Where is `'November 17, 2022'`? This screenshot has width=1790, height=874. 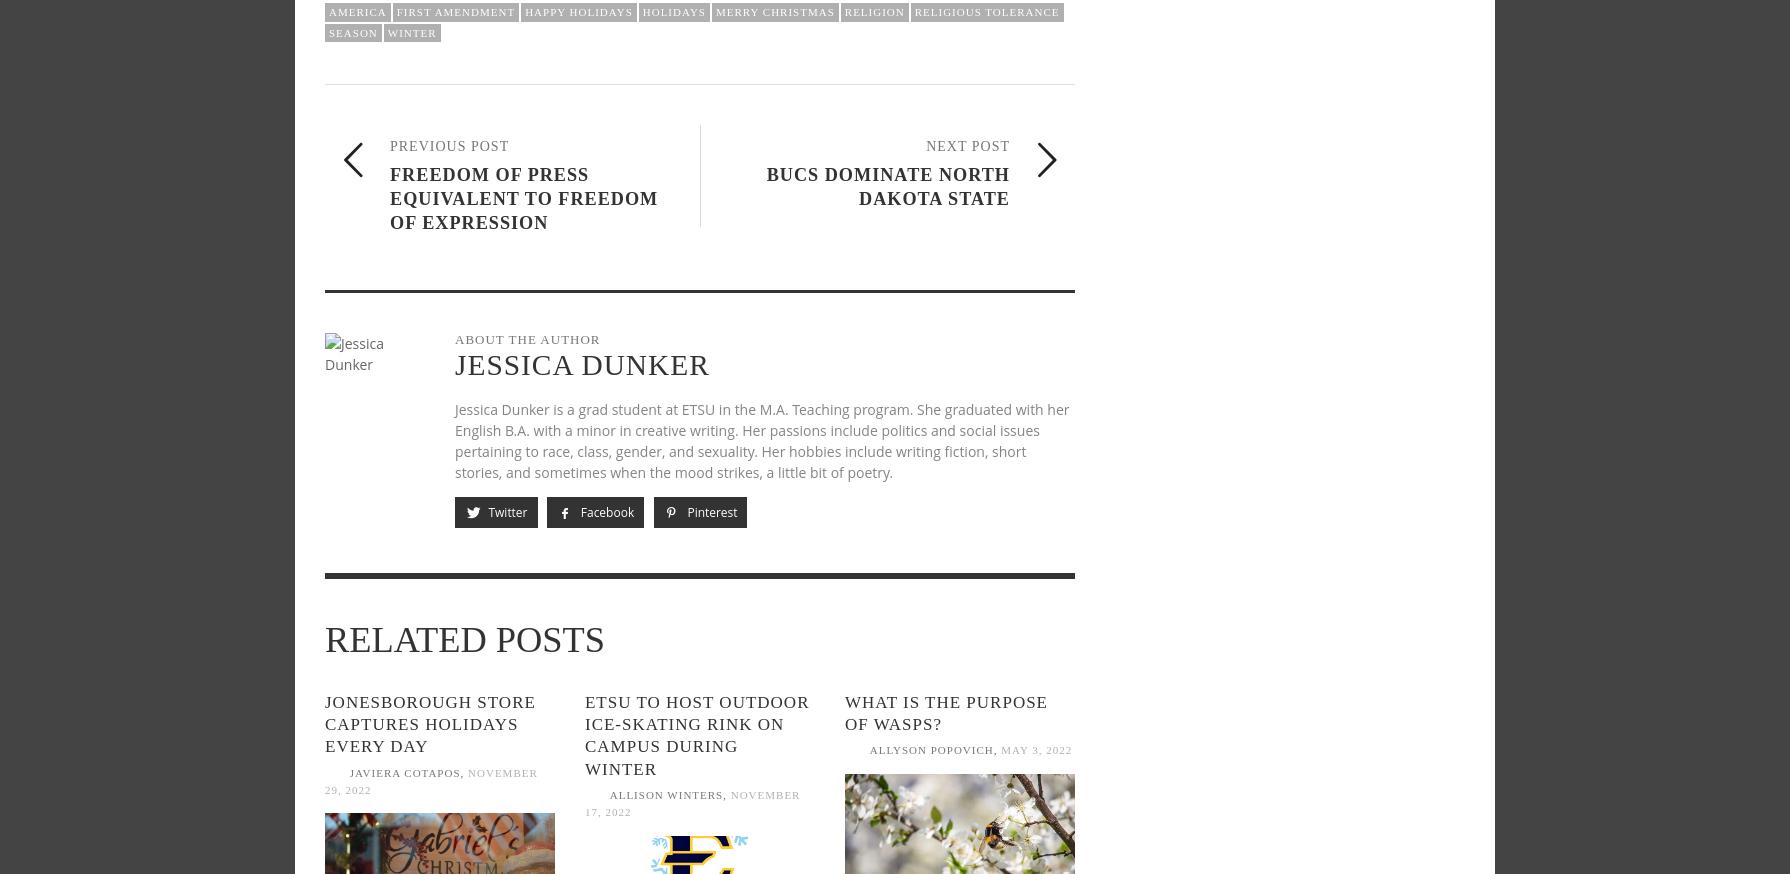
'November 17, 2022' is located at coordinates (691, 803).